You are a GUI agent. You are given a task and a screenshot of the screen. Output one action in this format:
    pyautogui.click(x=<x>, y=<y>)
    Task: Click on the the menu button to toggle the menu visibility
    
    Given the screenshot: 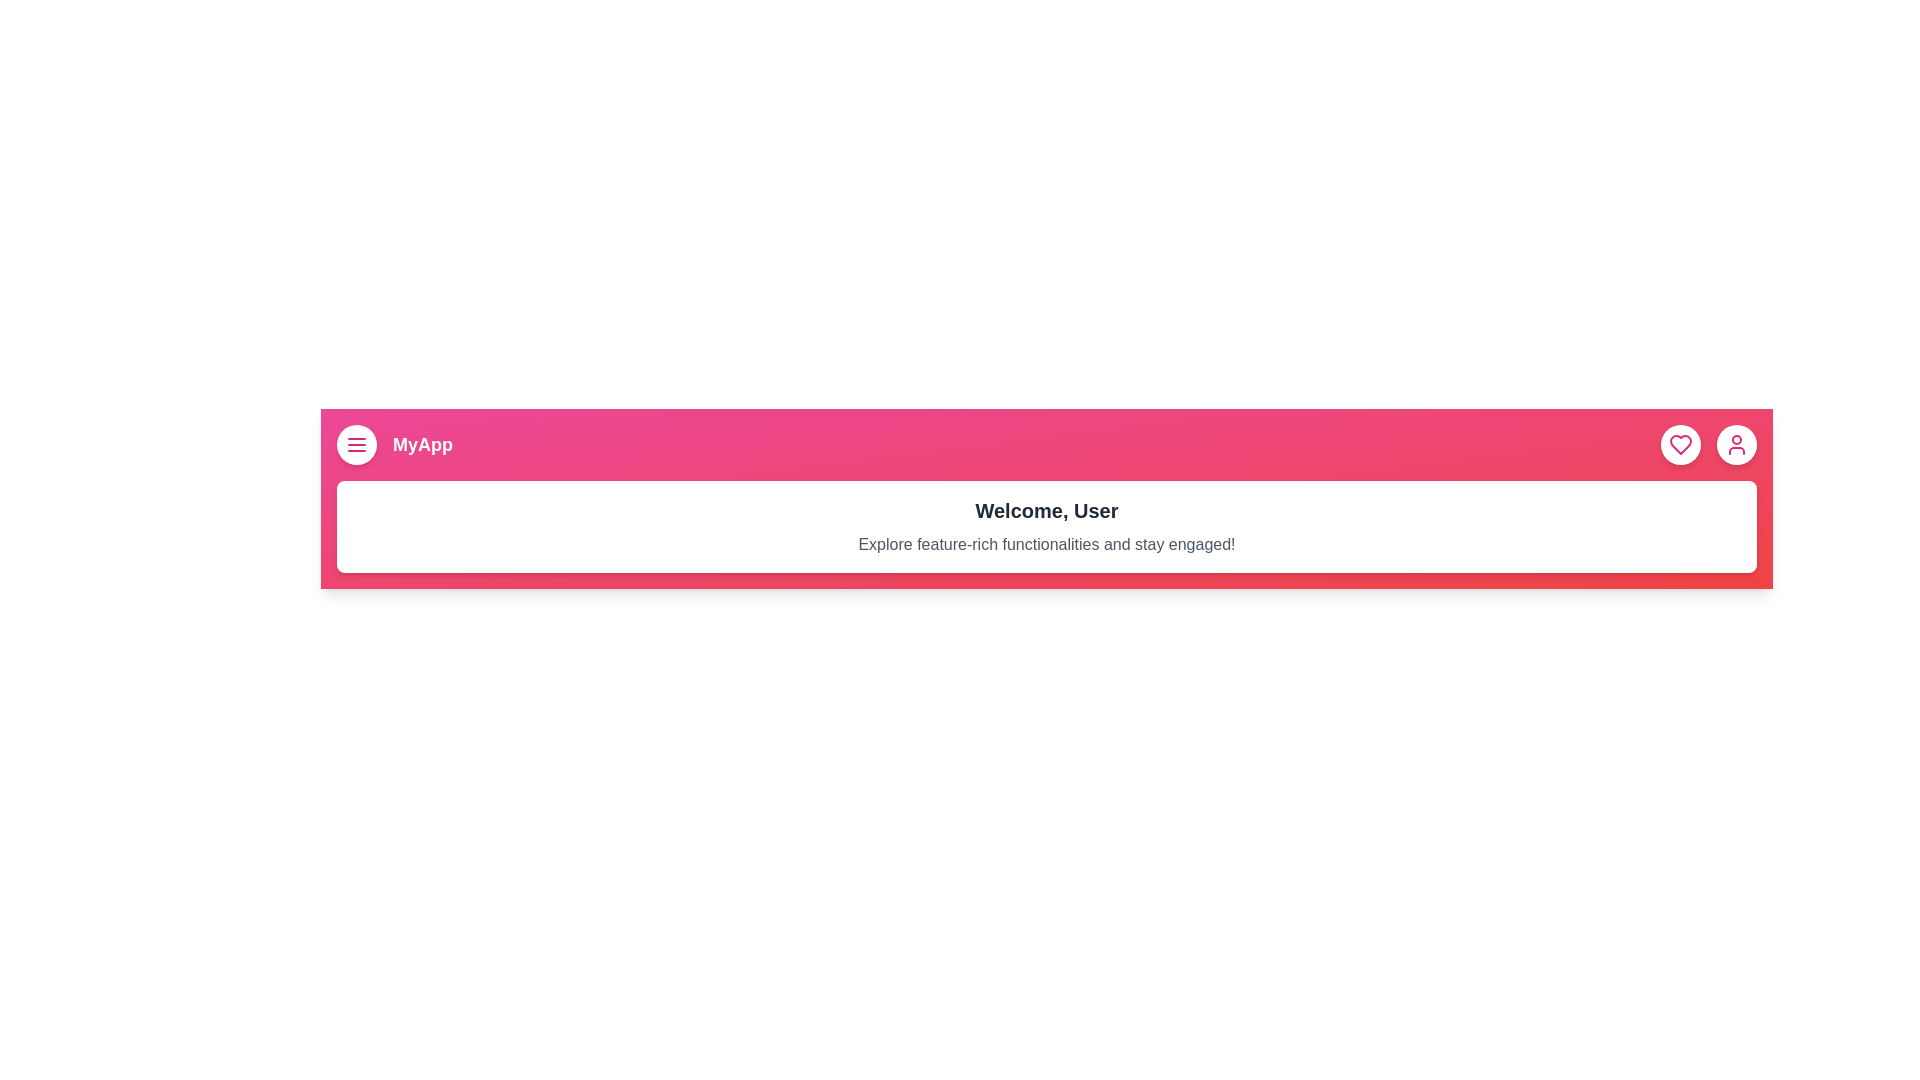 What is the action you would take?
    pyautogui.click(x=356, y=443)
    